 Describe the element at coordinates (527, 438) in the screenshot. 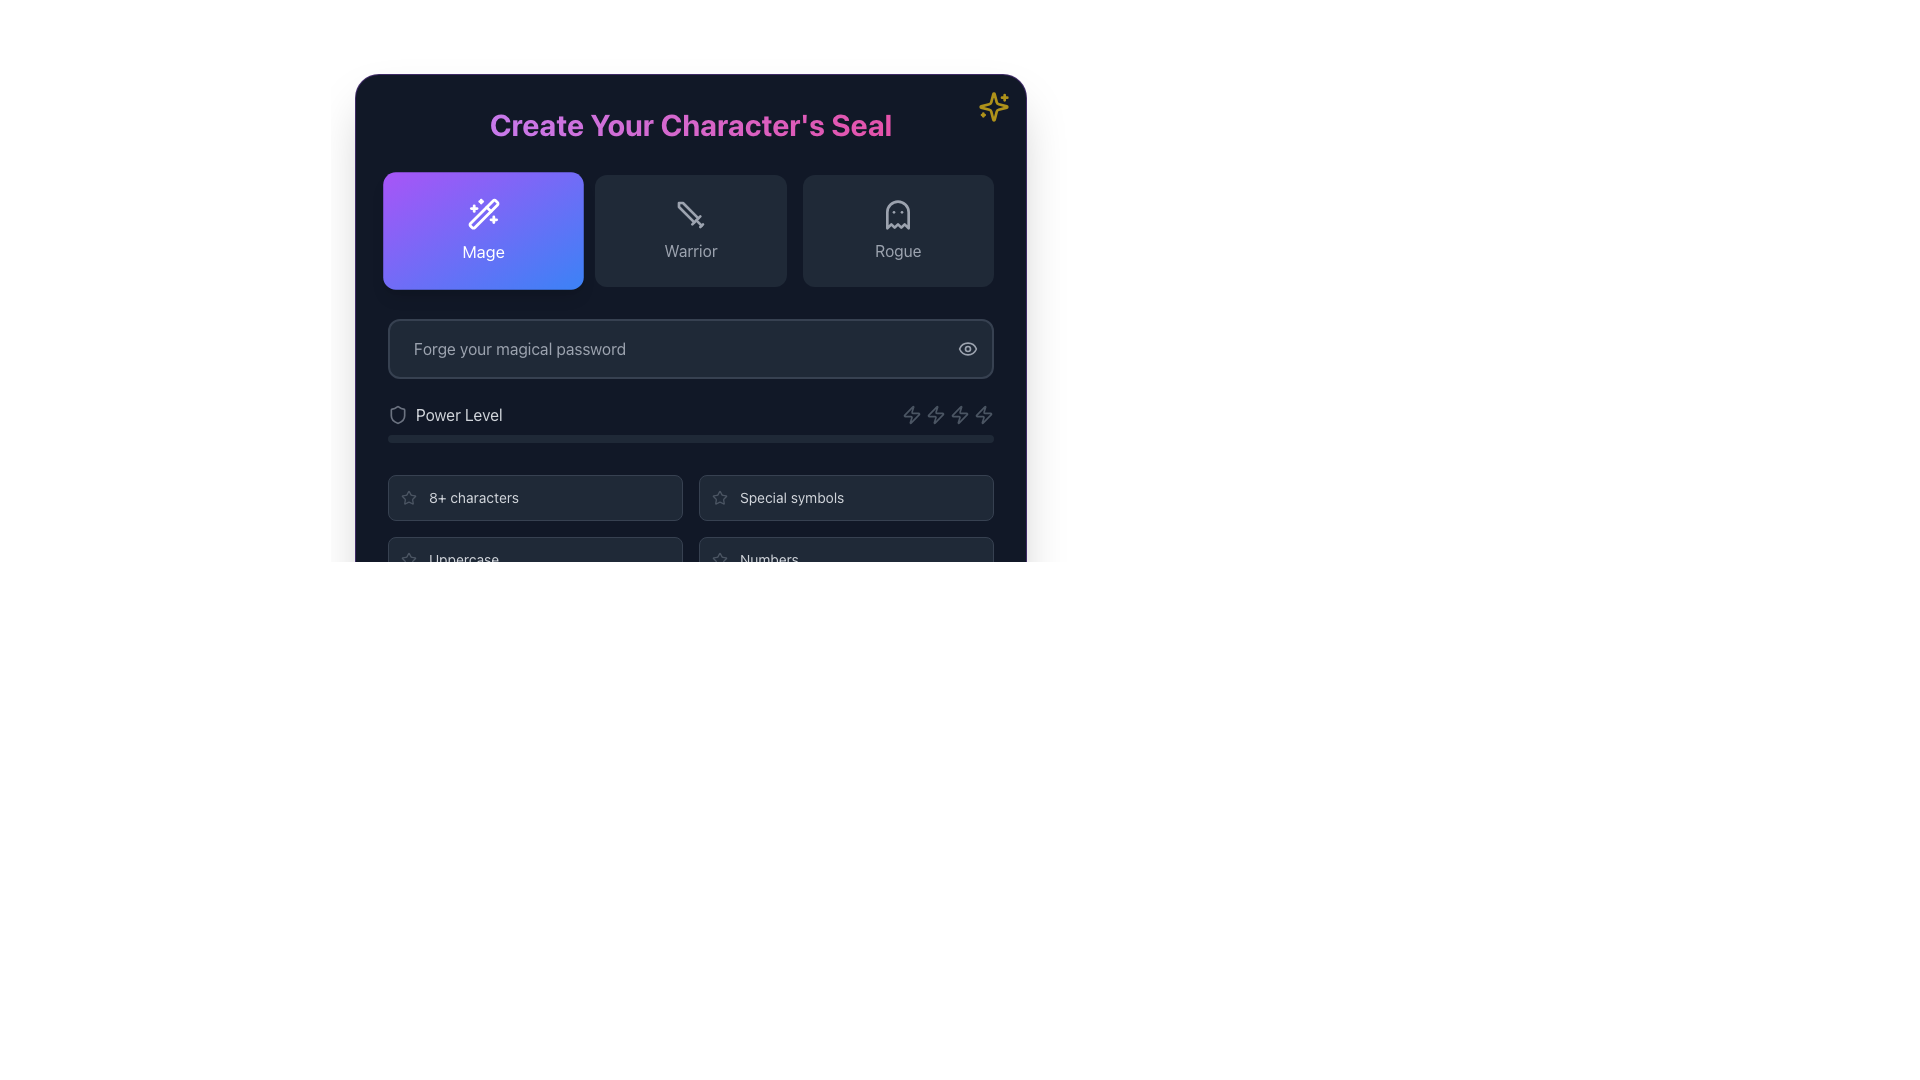

I see `the progress bar` at that location.